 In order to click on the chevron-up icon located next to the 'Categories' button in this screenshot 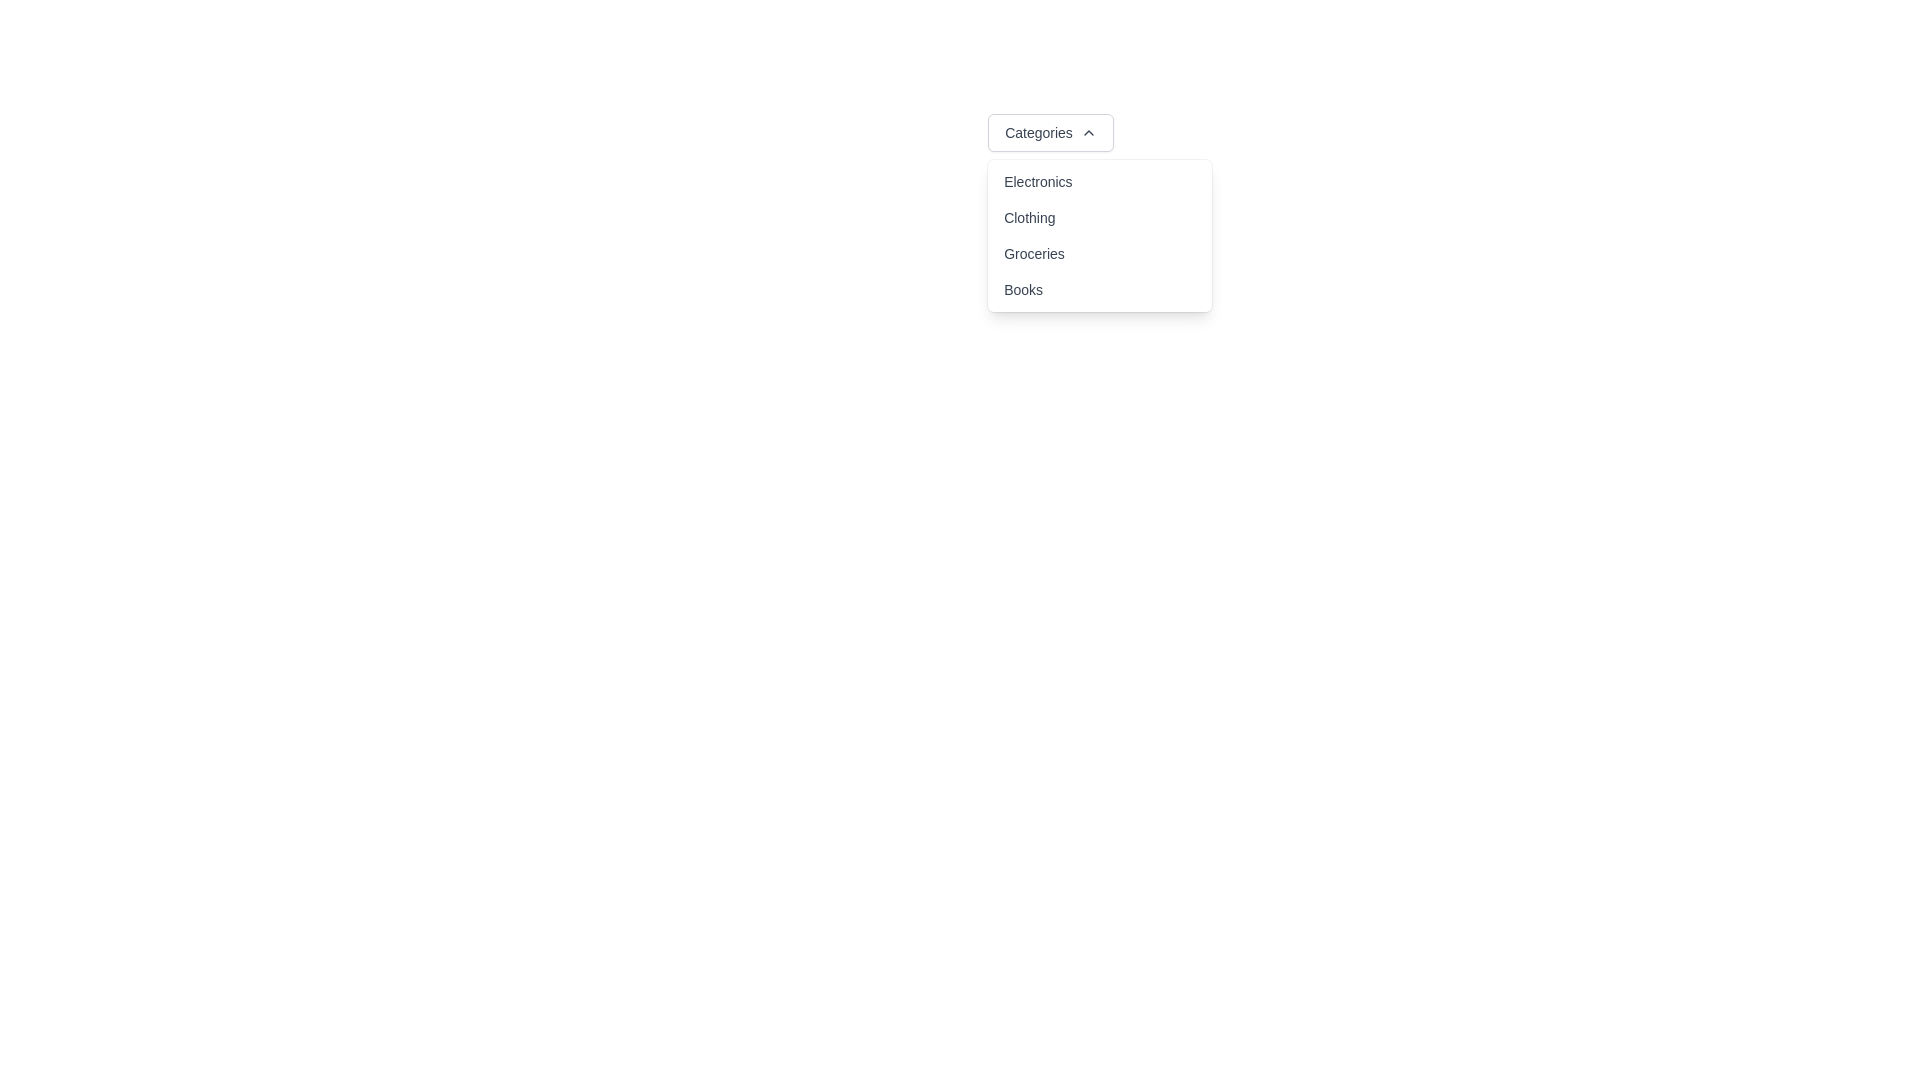, I will do `click(1087, 132)`.